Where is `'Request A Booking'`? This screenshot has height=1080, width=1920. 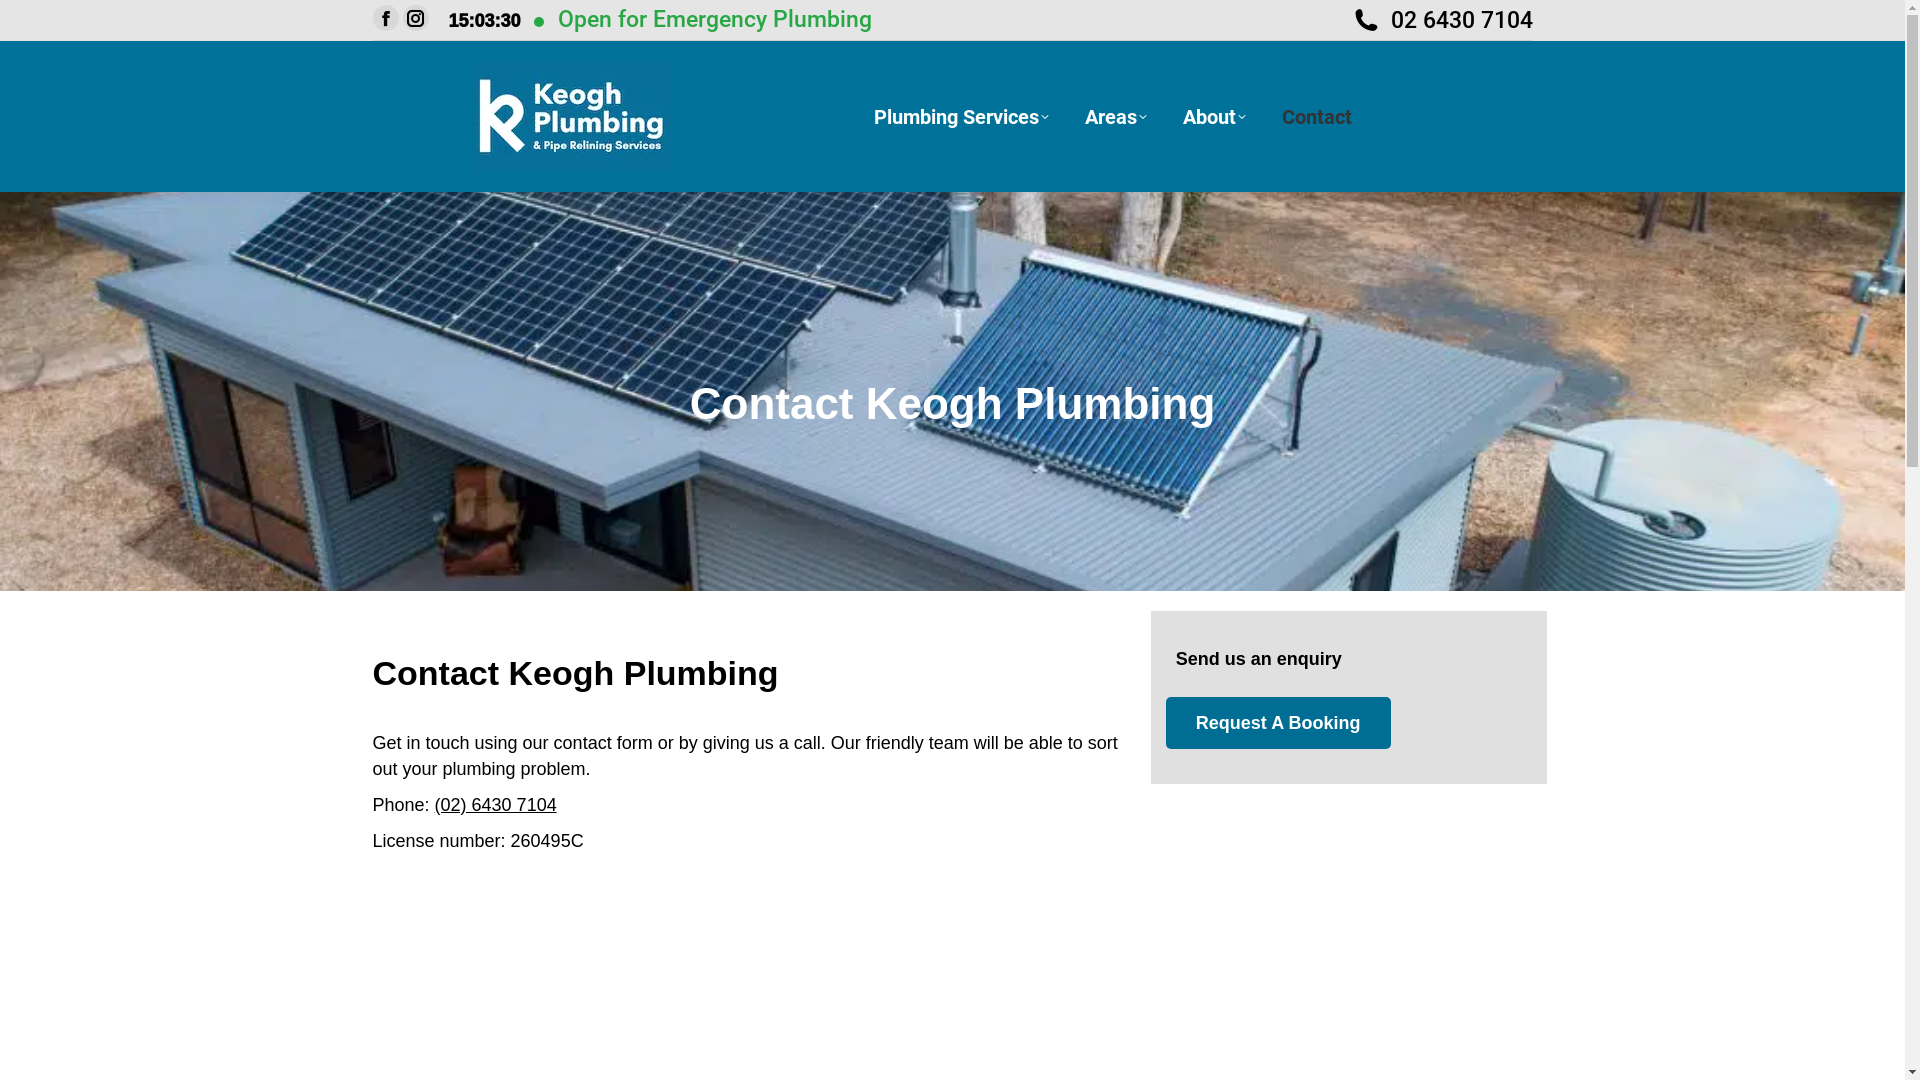
'Request A Booking' is located at coordinates (1166, 722).